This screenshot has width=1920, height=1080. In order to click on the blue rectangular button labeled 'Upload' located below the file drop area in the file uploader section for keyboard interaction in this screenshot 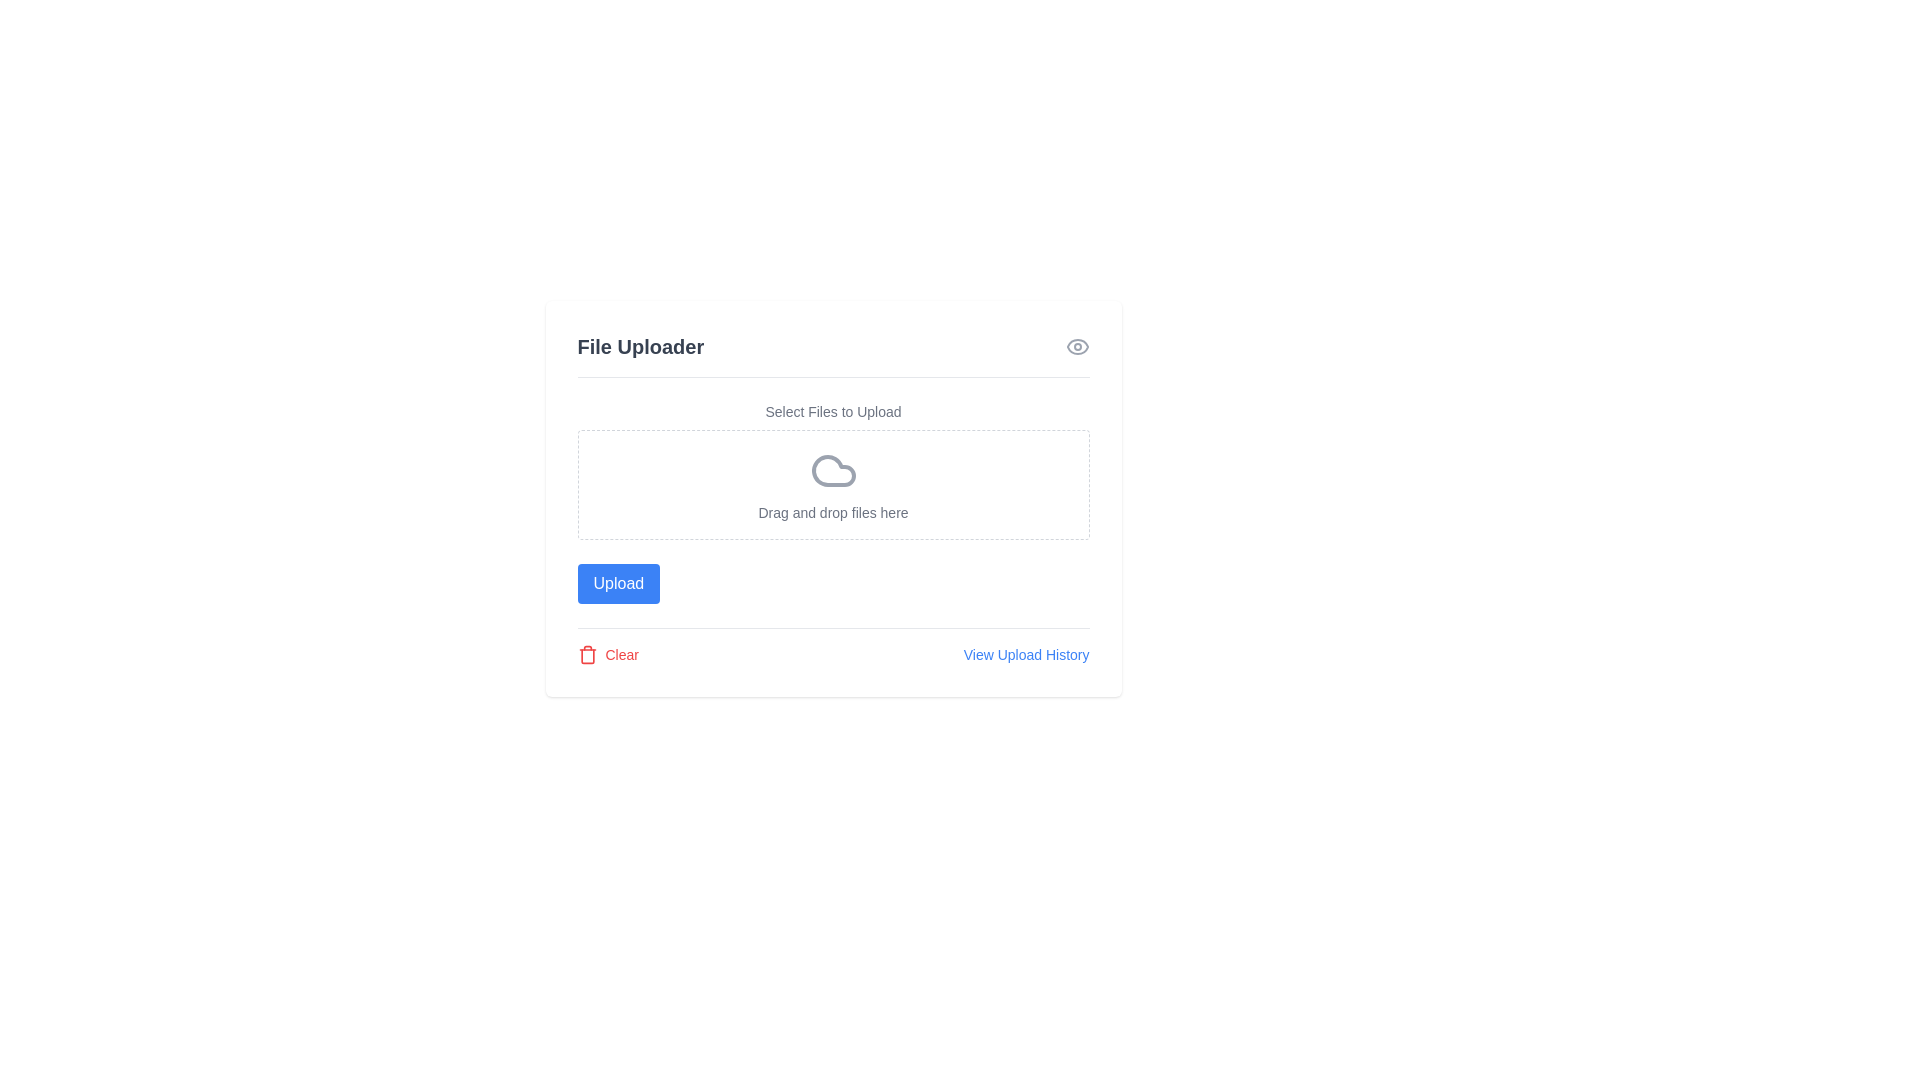, I will do `click(617, 583)`.